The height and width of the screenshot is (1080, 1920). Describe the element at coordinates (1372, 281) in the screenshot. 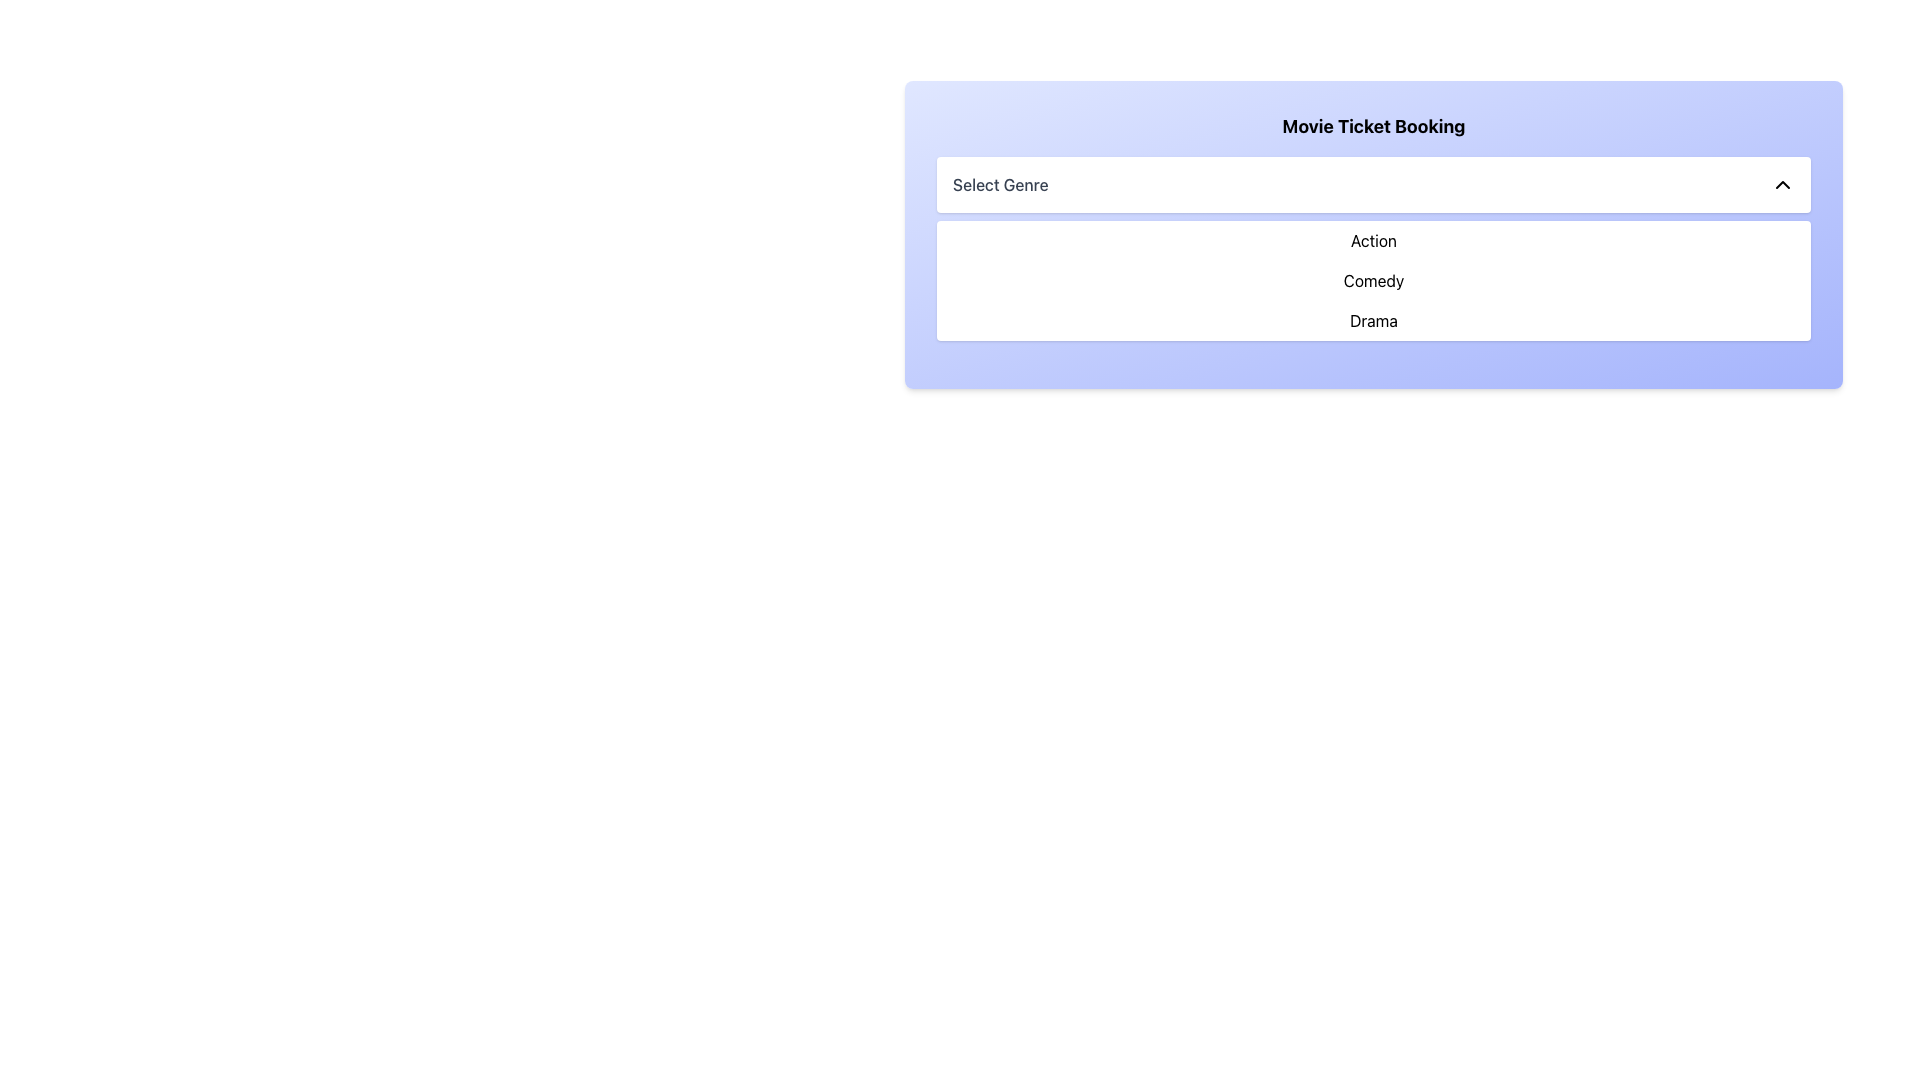

I see `the option in the drop-down menu located below the 'Select Genre' button` at that location.